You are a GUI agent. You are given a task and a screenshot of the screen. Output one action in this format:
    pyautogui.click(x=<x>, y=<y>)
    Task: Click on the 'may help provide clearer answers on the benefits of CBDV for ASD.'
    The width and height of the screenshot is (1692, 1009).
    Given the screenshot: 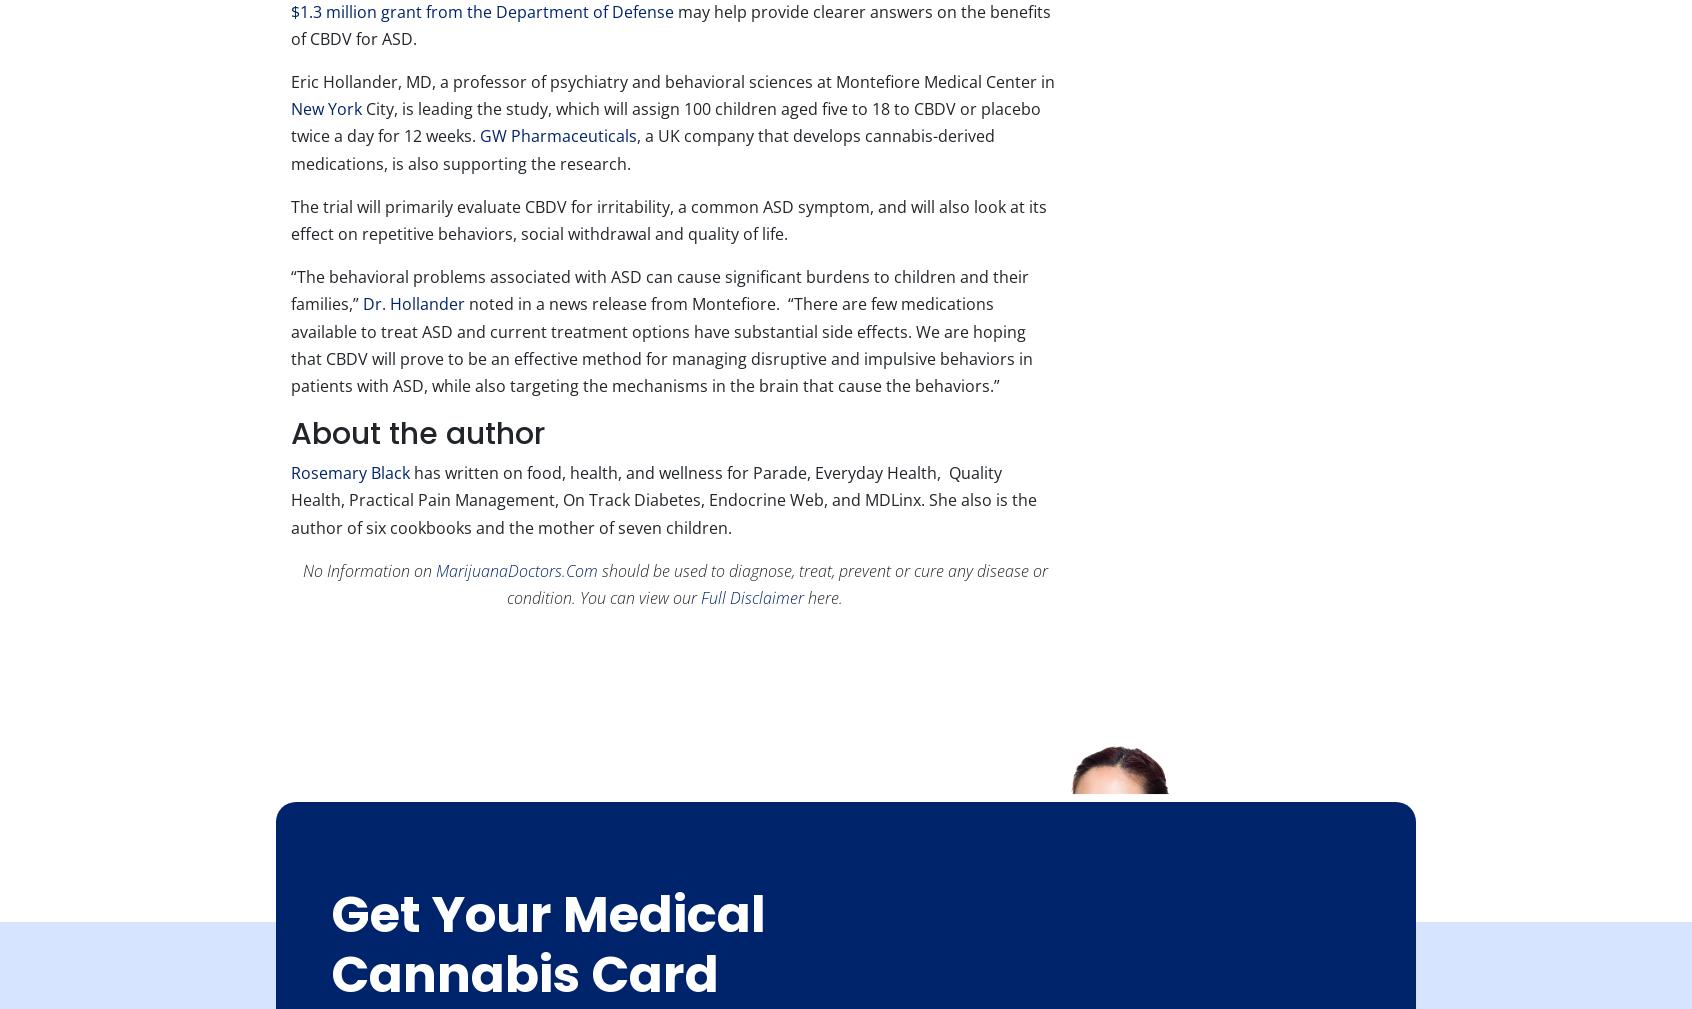 What is the action you would take?
    pyautogui.click(x=671, y=23)
    